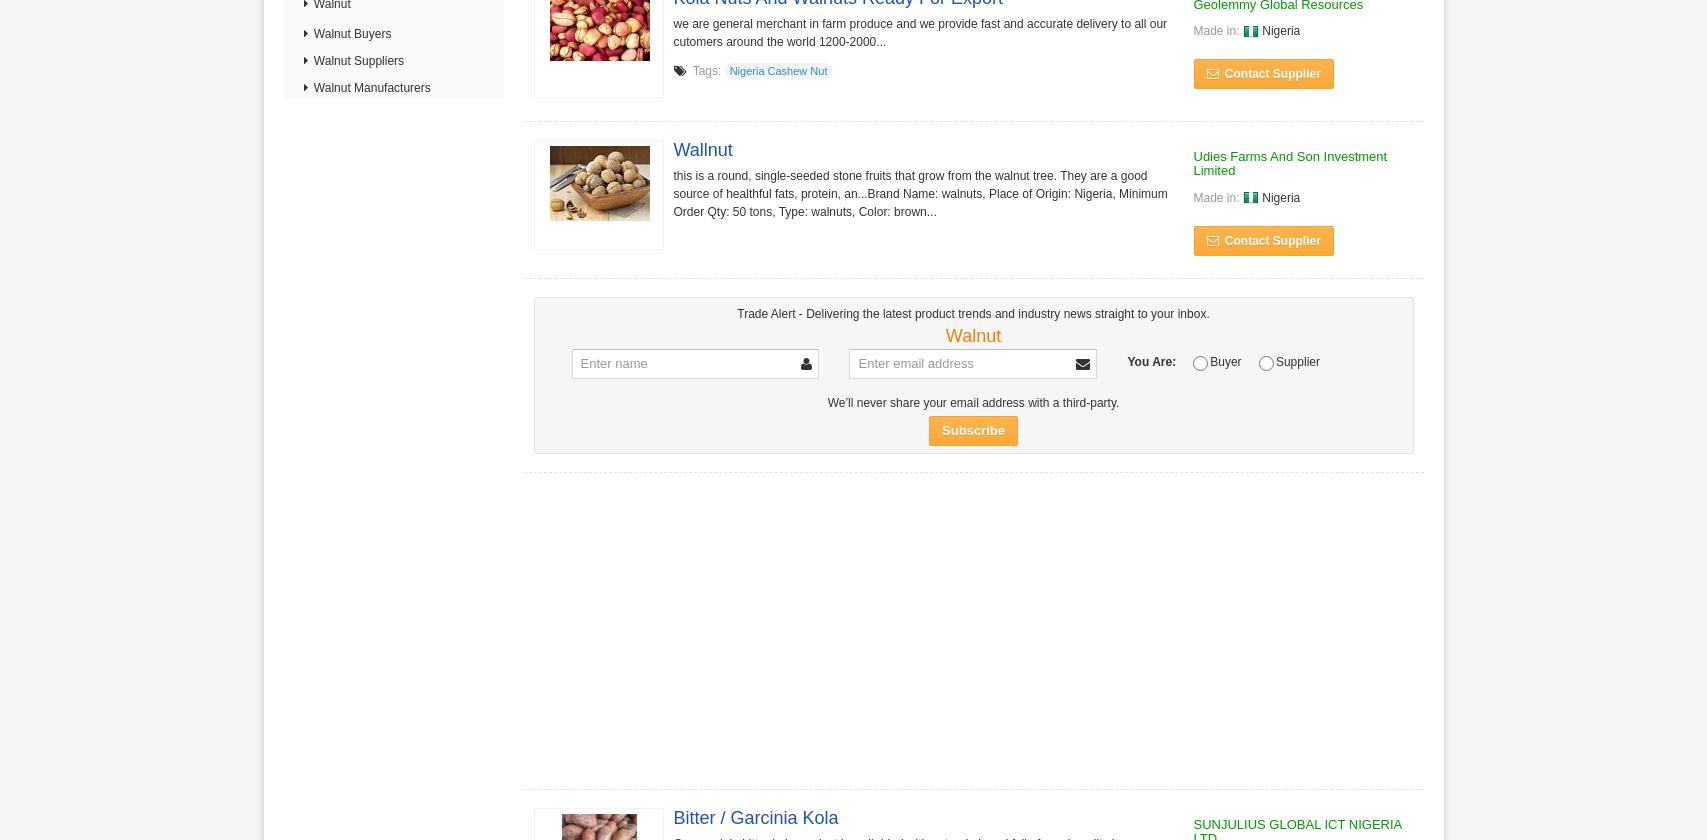 This screenshot has width=1707, height=840. Describe the element at coordinates (919, 33) in the screenshot. I see `'we are general merchant in farm produce and we provide fast and accurate delivery to all our cutomers around the world
1200-2000...'` at that location.